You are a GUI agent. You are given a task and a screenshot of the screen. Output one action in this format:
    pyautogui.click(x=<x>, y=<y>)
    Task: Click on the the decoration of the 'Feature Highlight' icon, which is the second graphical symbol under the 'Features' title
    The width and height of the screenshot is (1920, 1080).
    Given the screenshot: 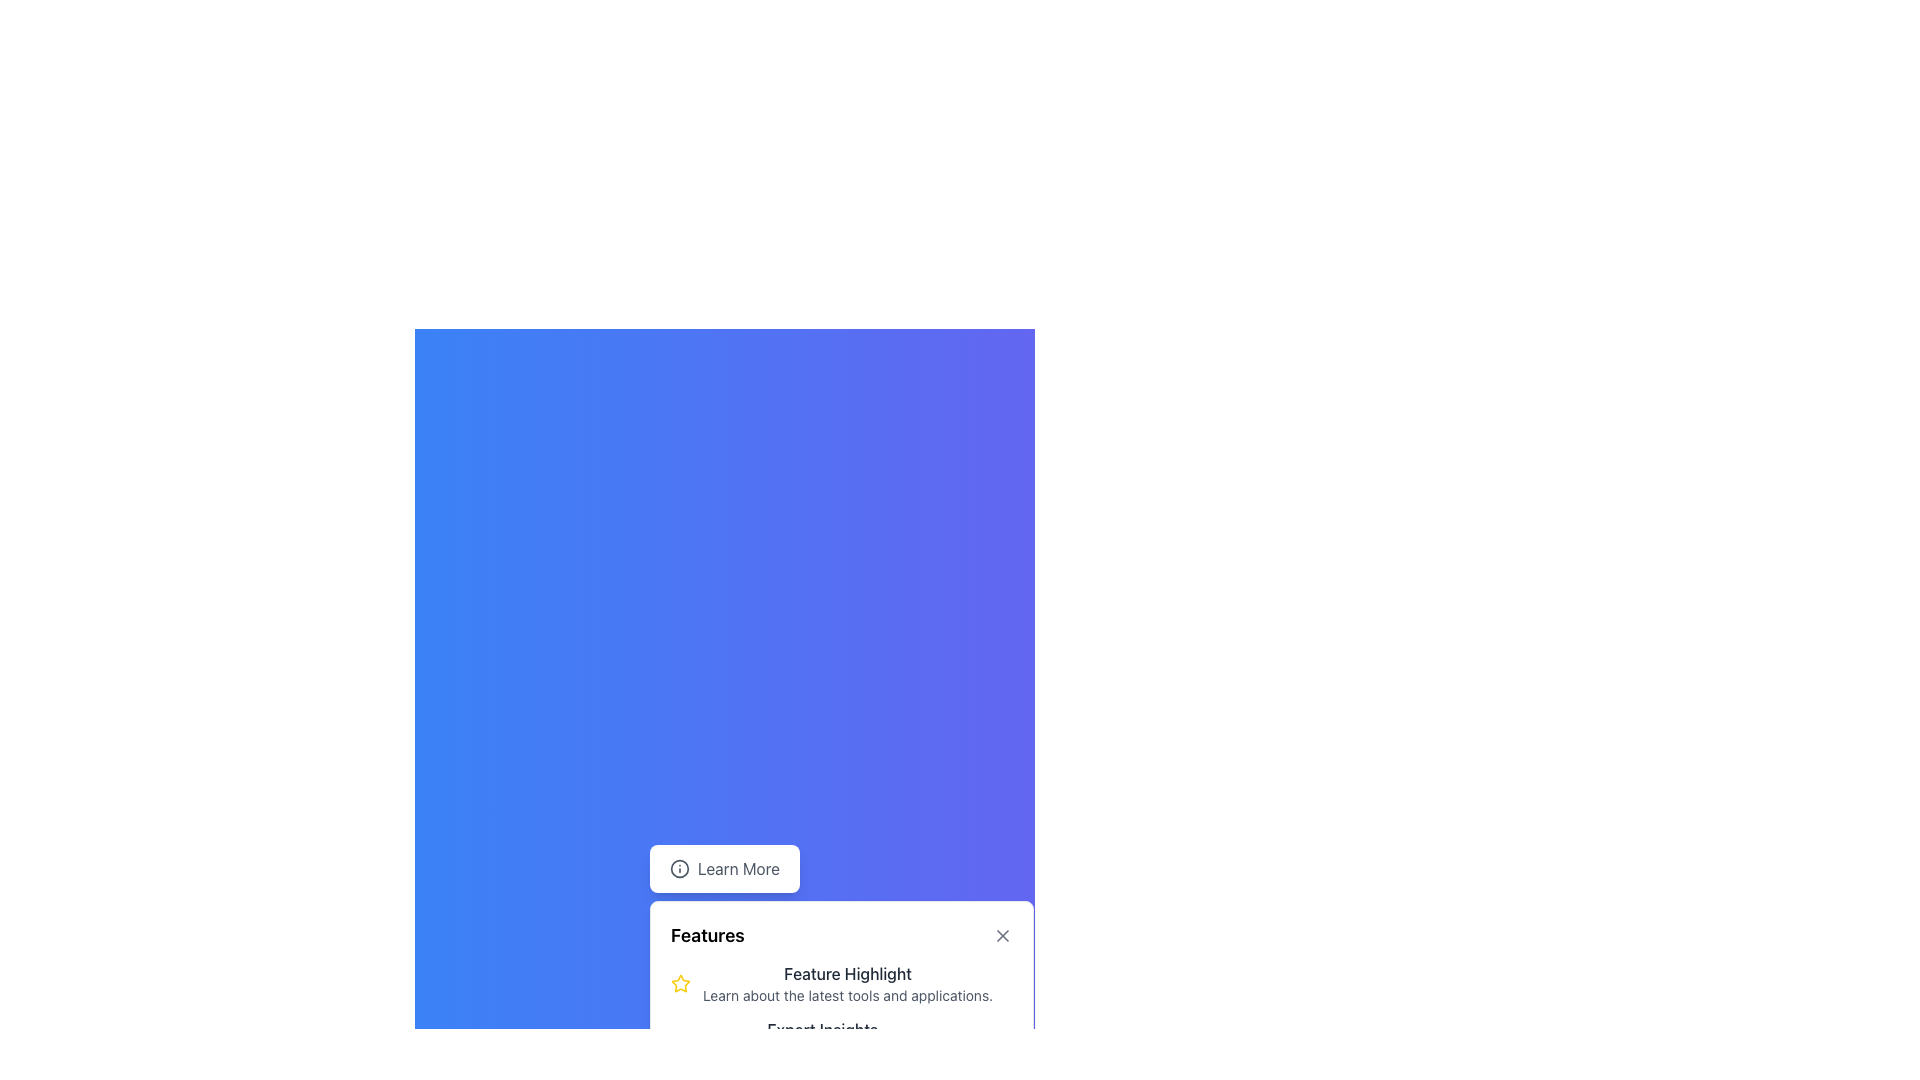 What is the action you would take?
    pyautogui.click(x=681, y=1038)
    